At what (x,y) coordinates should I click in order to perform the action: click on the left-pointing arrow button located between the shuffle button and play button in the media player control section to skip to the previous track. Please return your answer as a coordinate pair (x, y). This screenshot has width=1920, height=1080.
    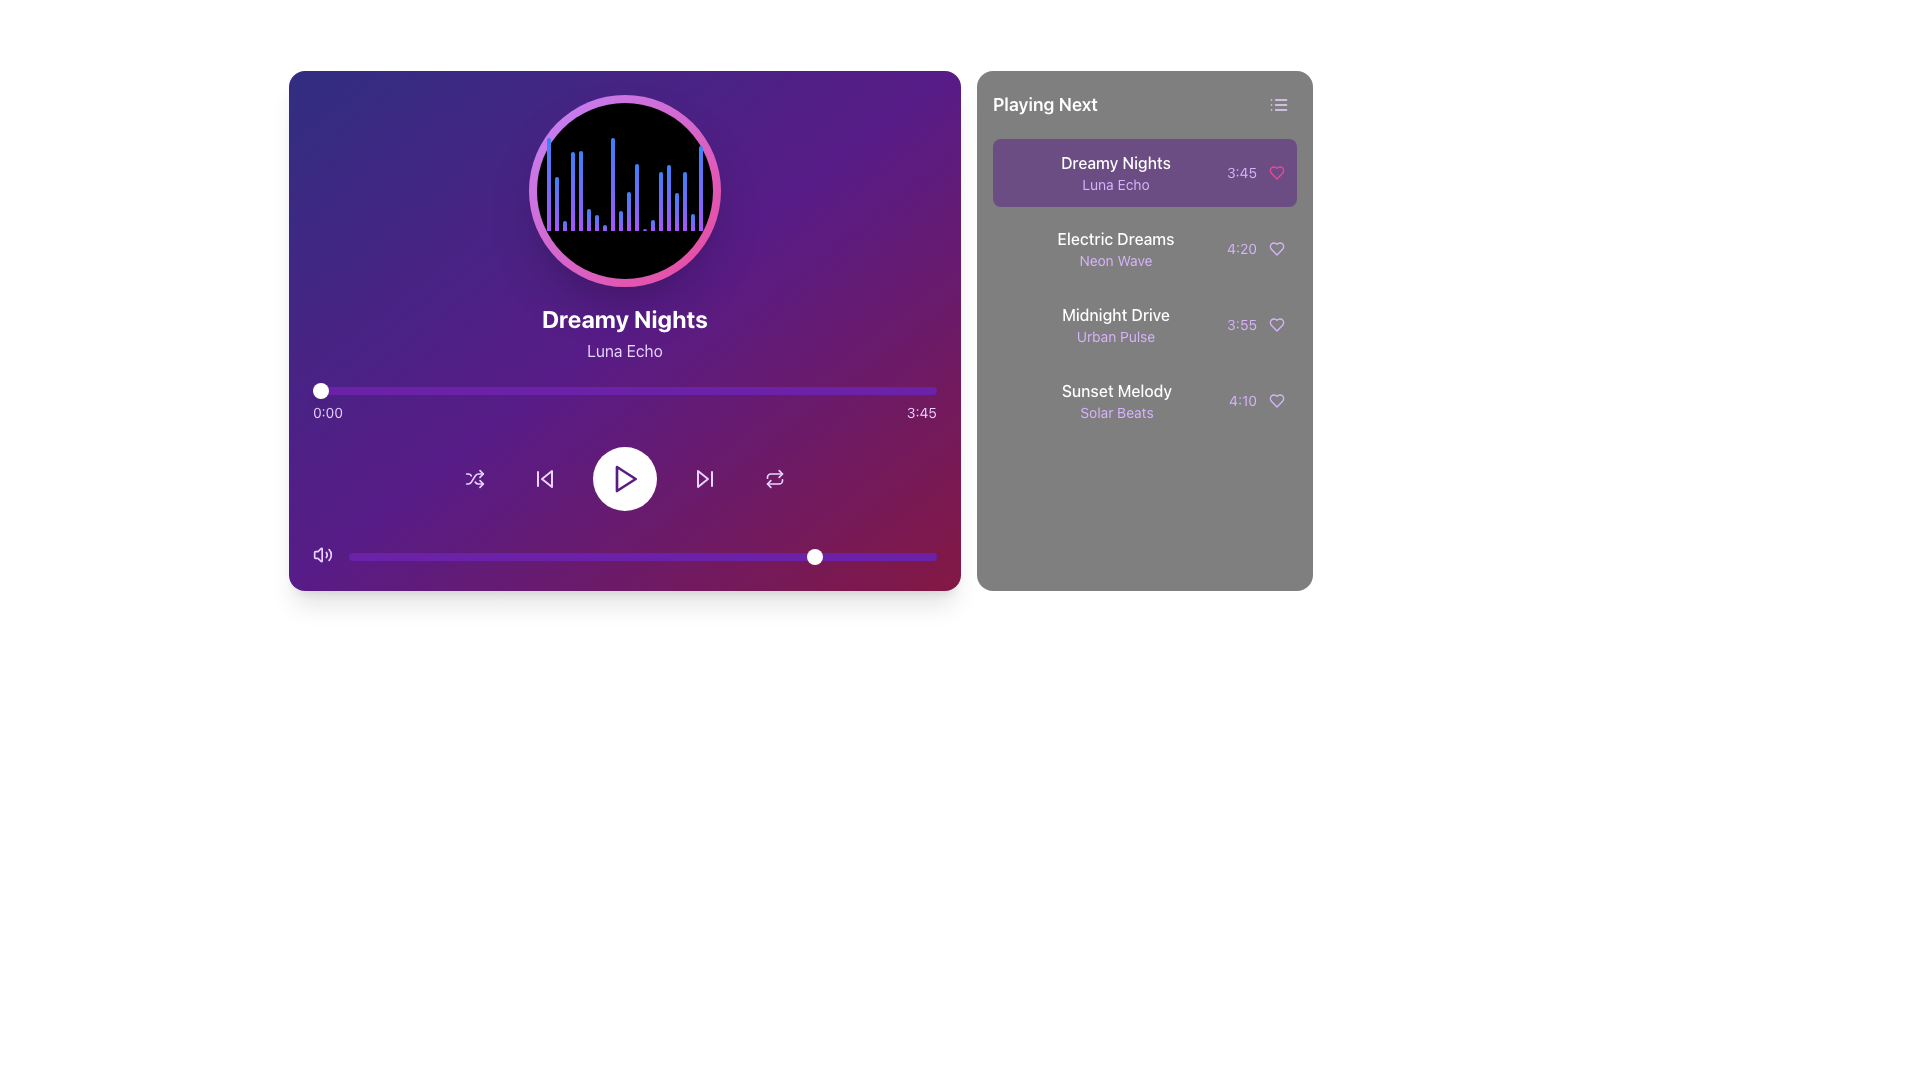
    Looking at the image, I should click on (544, 478).